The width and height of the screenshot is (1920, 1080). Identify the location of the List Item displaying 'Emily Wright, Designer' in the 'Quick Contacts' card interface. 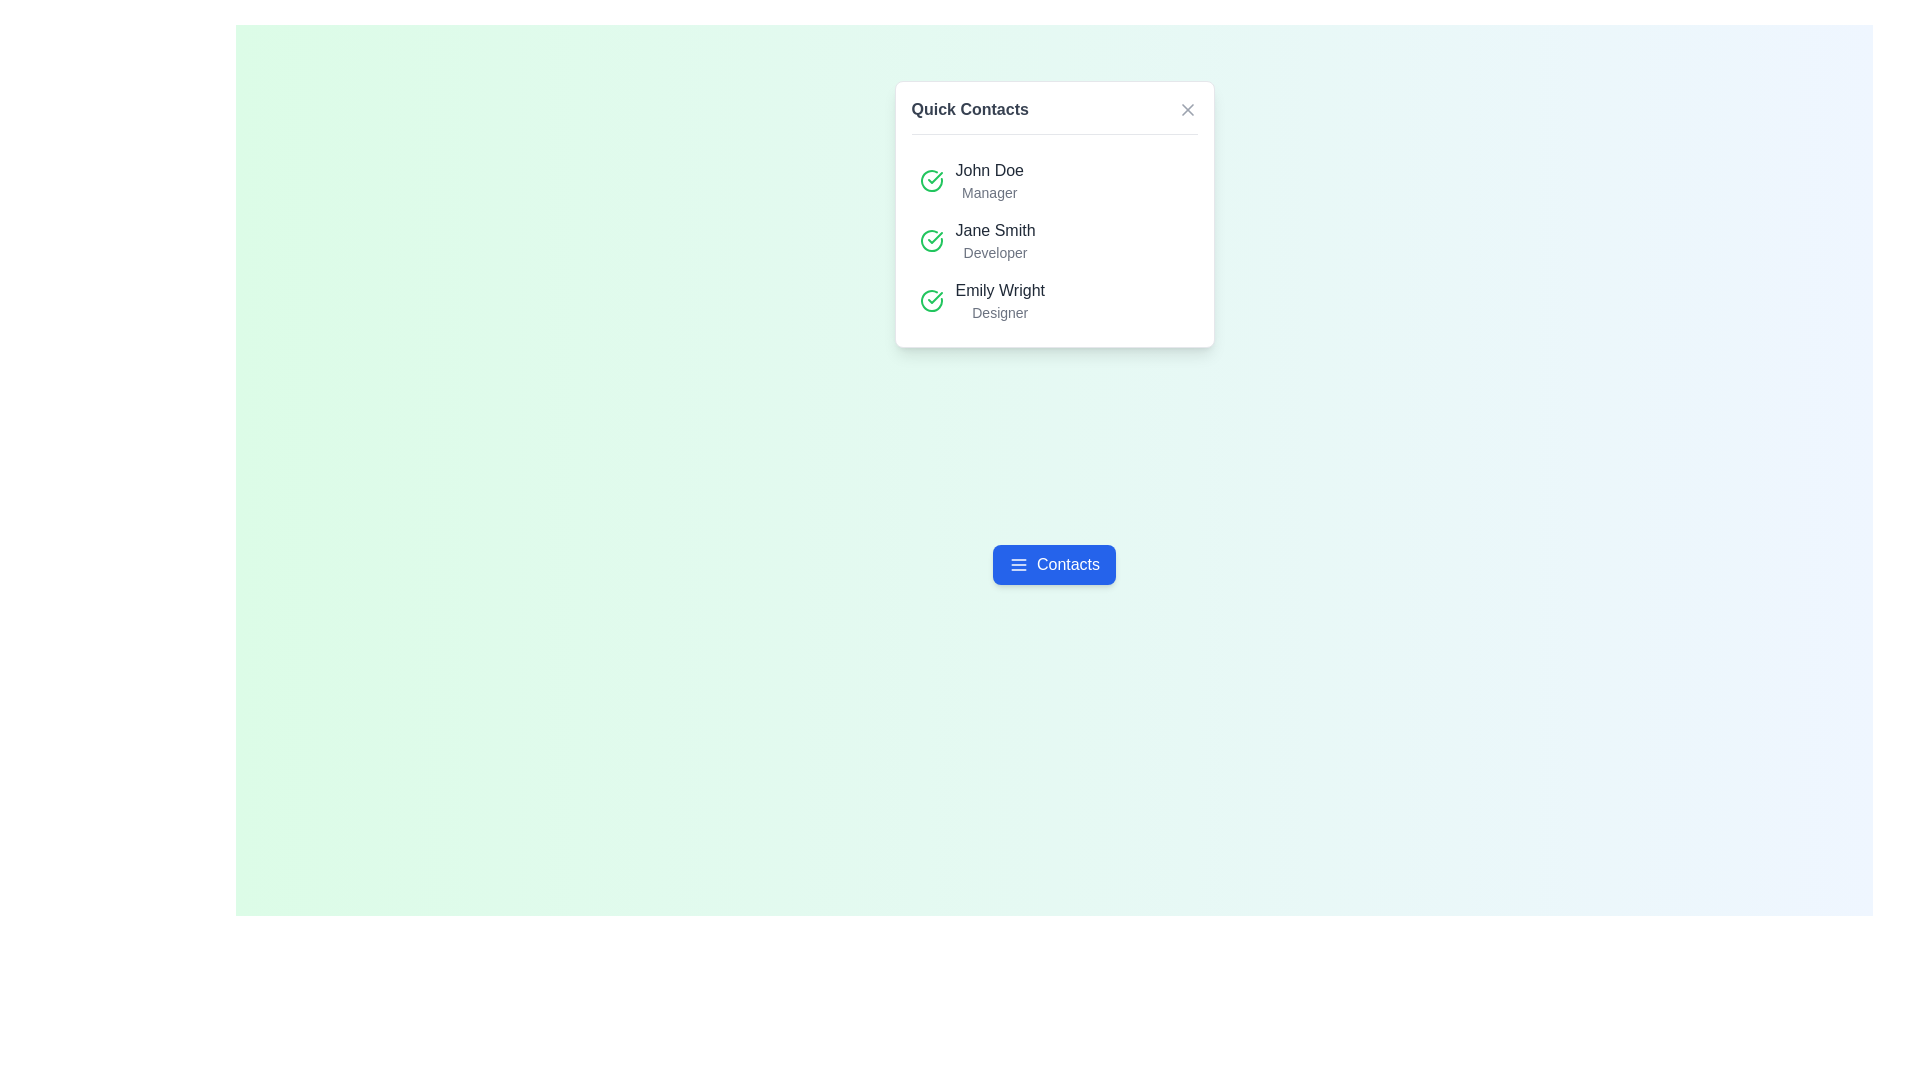
(1053, 300).